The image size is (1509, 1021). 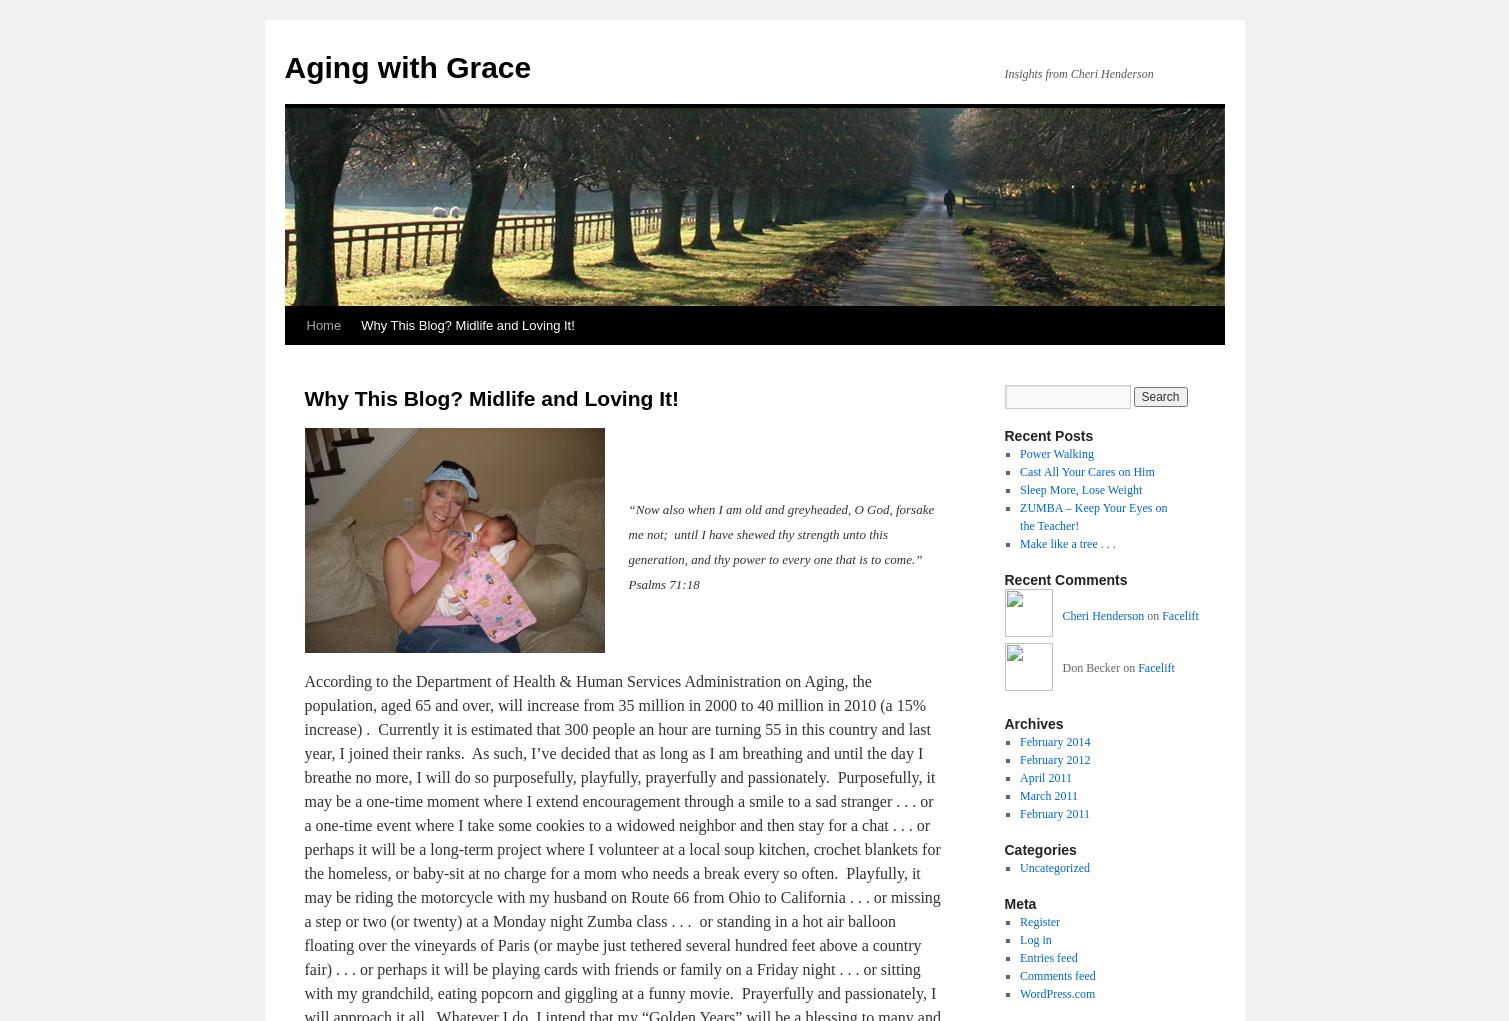 I want to click on 'Meta', so click(x=1019, y=901).